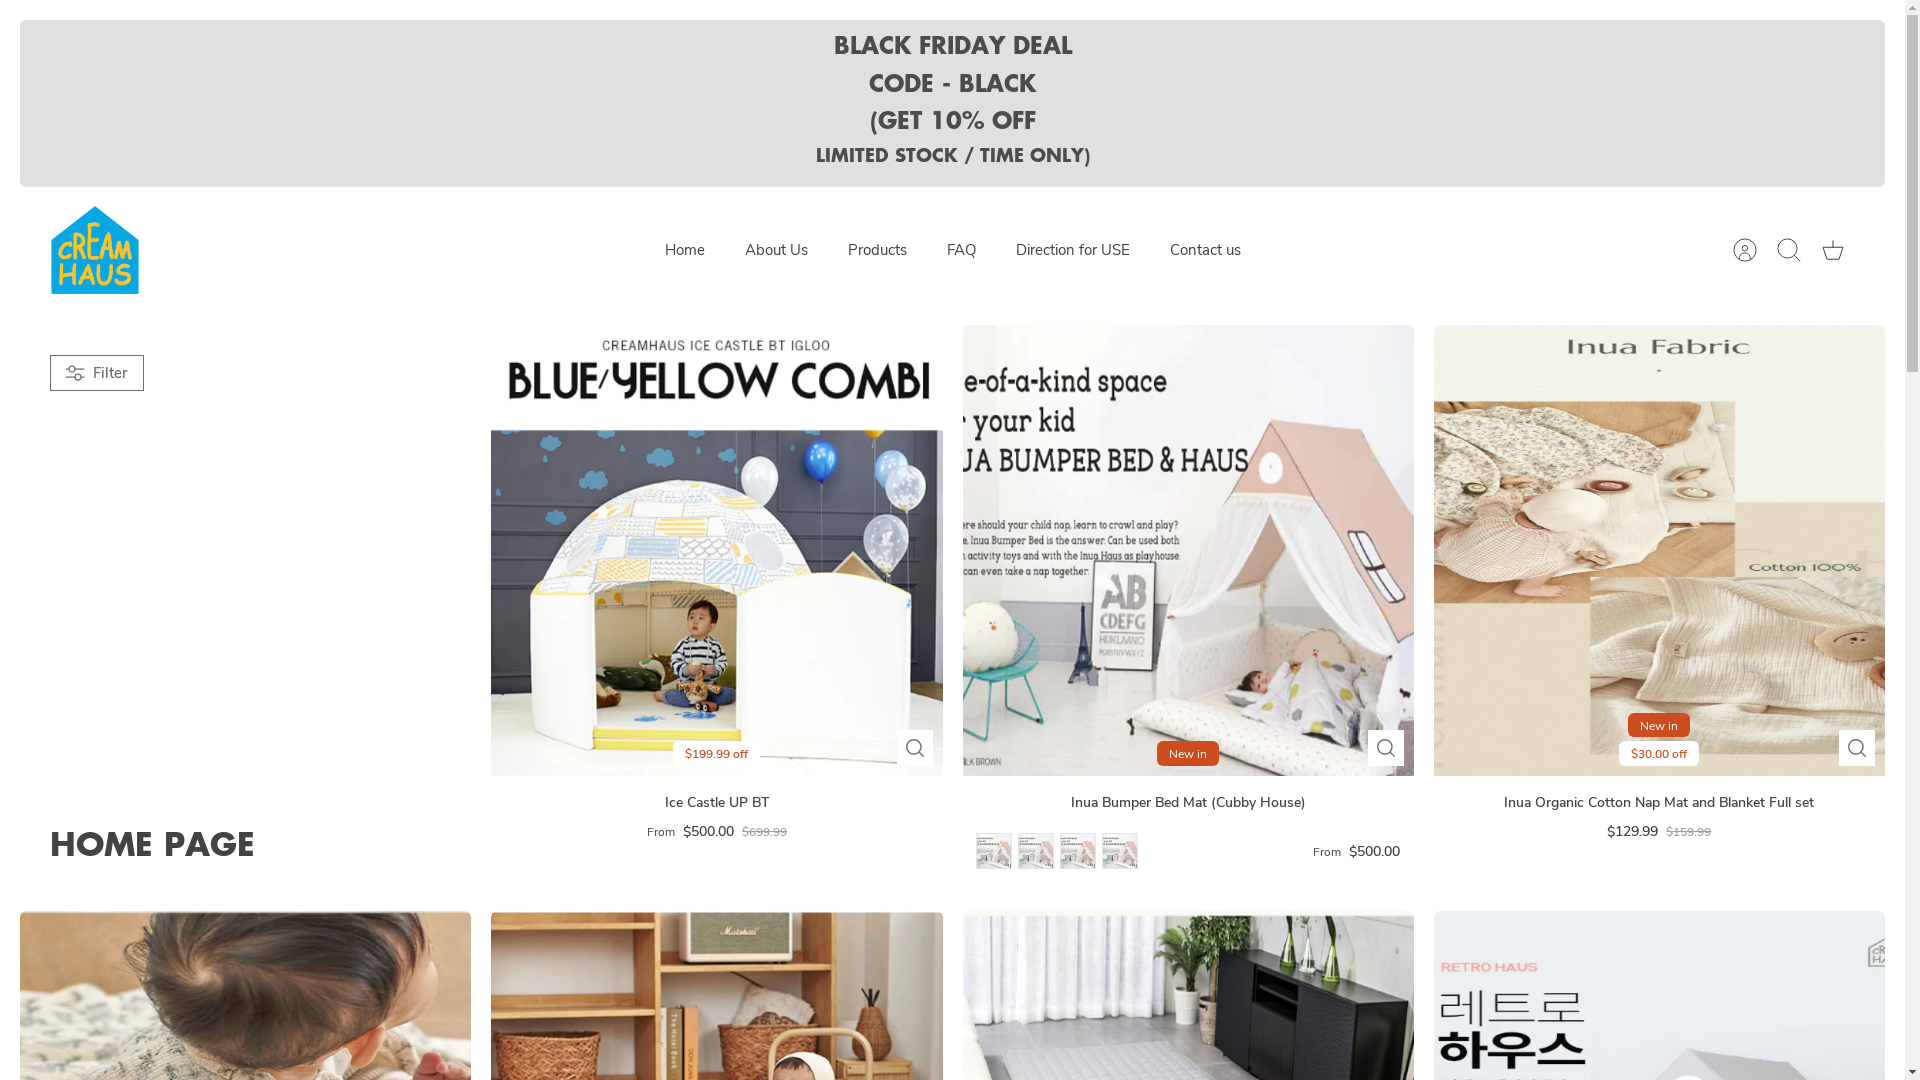 The height and width of the screenshot is (1080, 1920). Describe the element at coordinates (724, 248) in the screenshot. I see `'About Us'` at that location.